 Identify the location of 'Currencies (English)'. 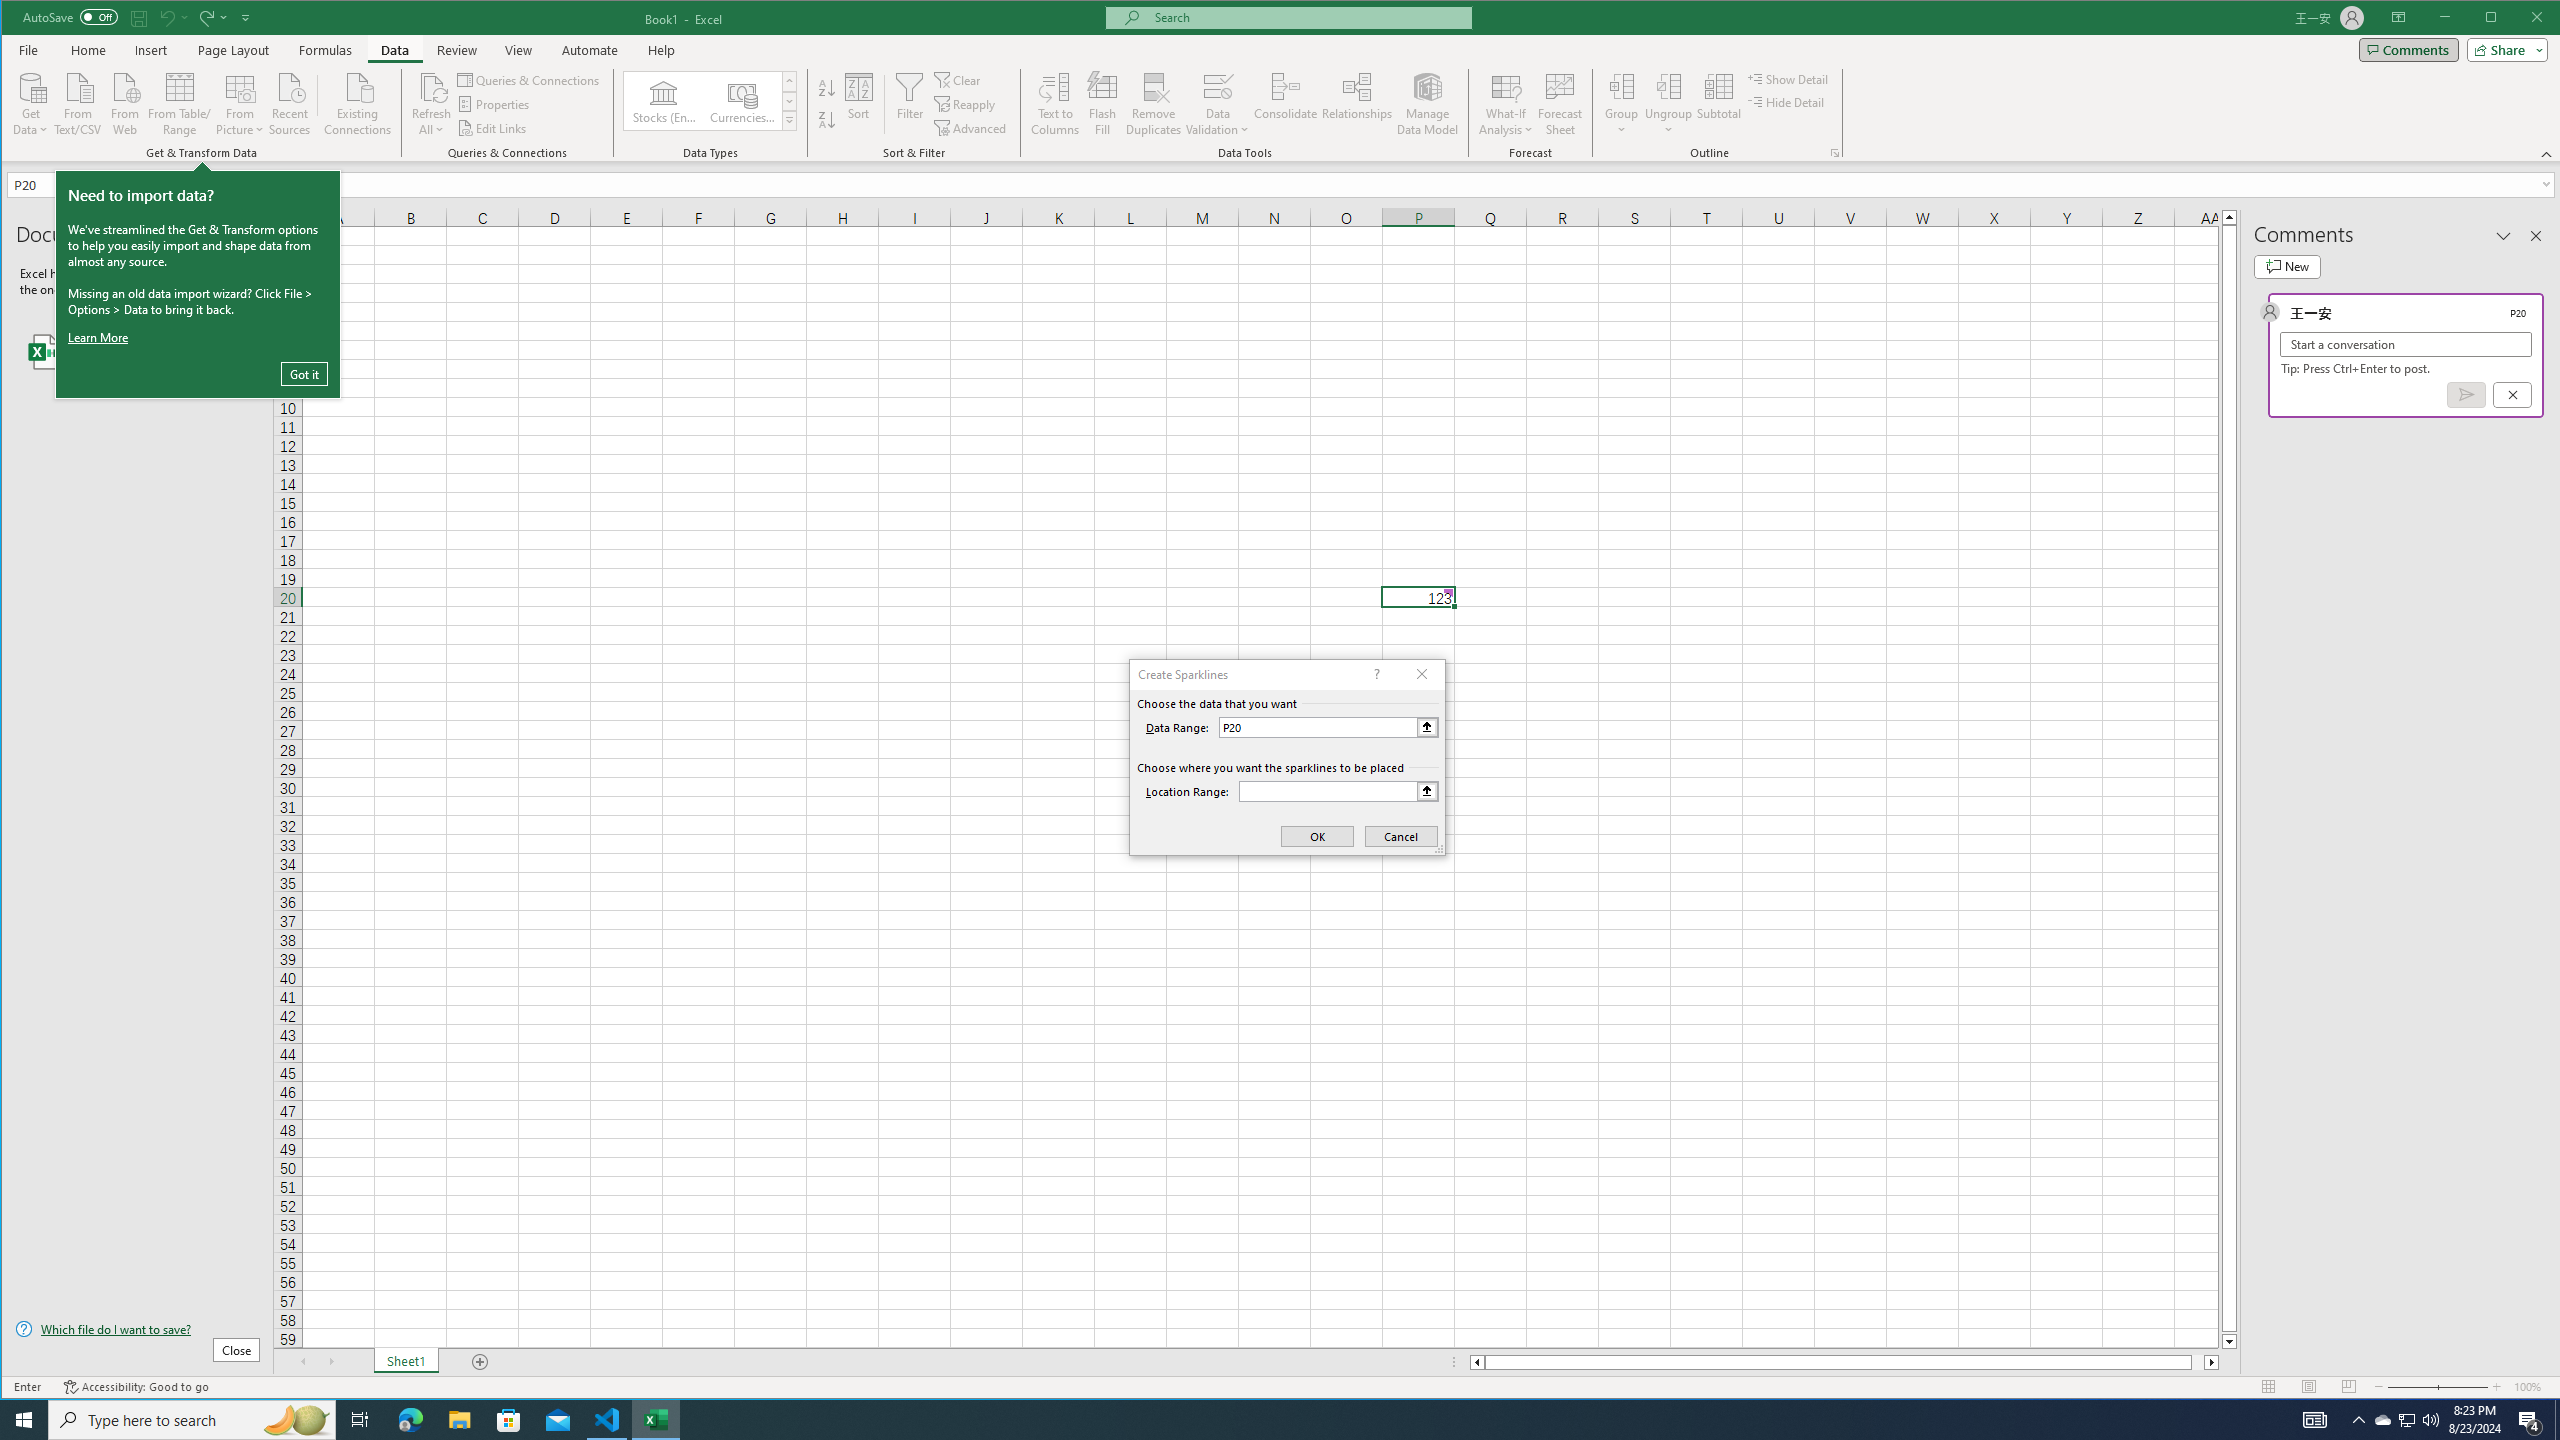
(741, 100).